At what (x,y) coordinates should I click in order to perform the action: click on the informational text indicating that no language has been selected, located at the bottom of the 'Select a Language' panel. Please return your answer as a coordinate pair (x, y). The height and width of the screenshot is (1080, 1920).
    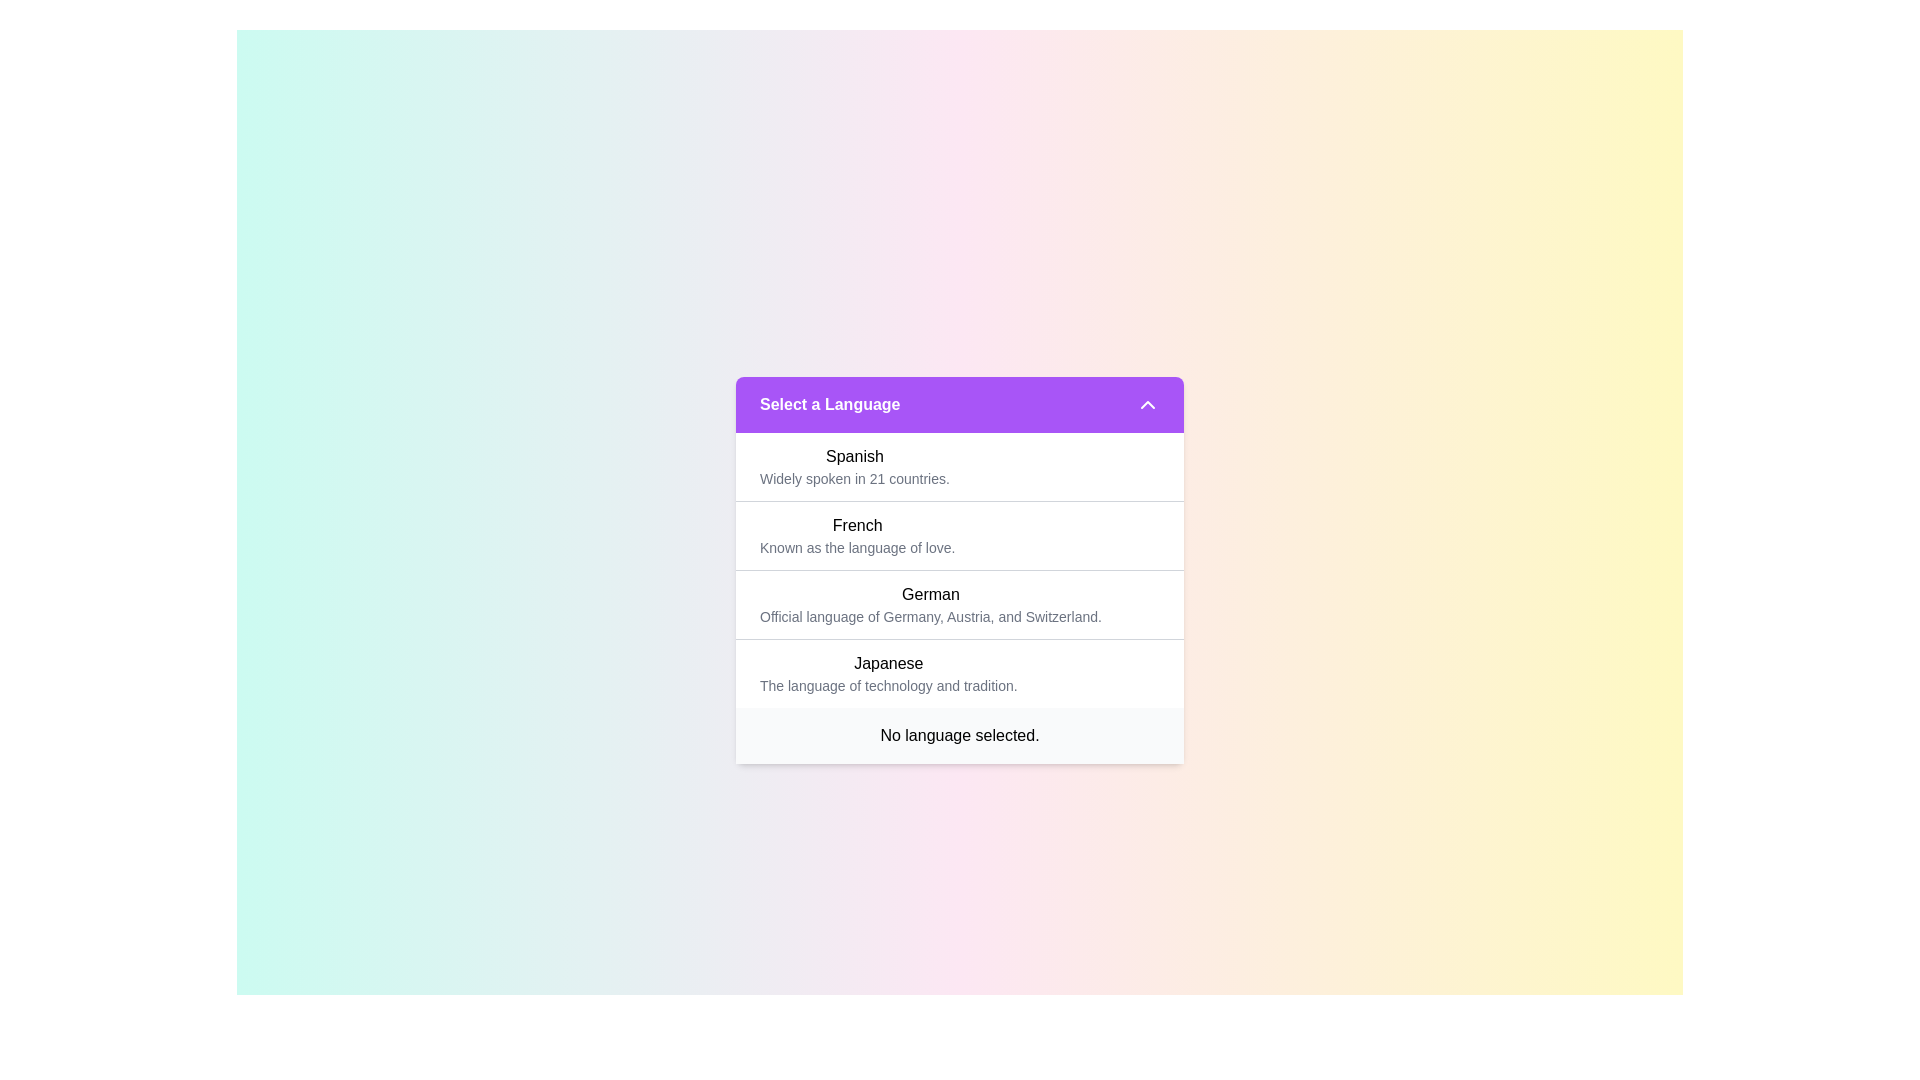
    Looking at the image, I should click on (960, 735).